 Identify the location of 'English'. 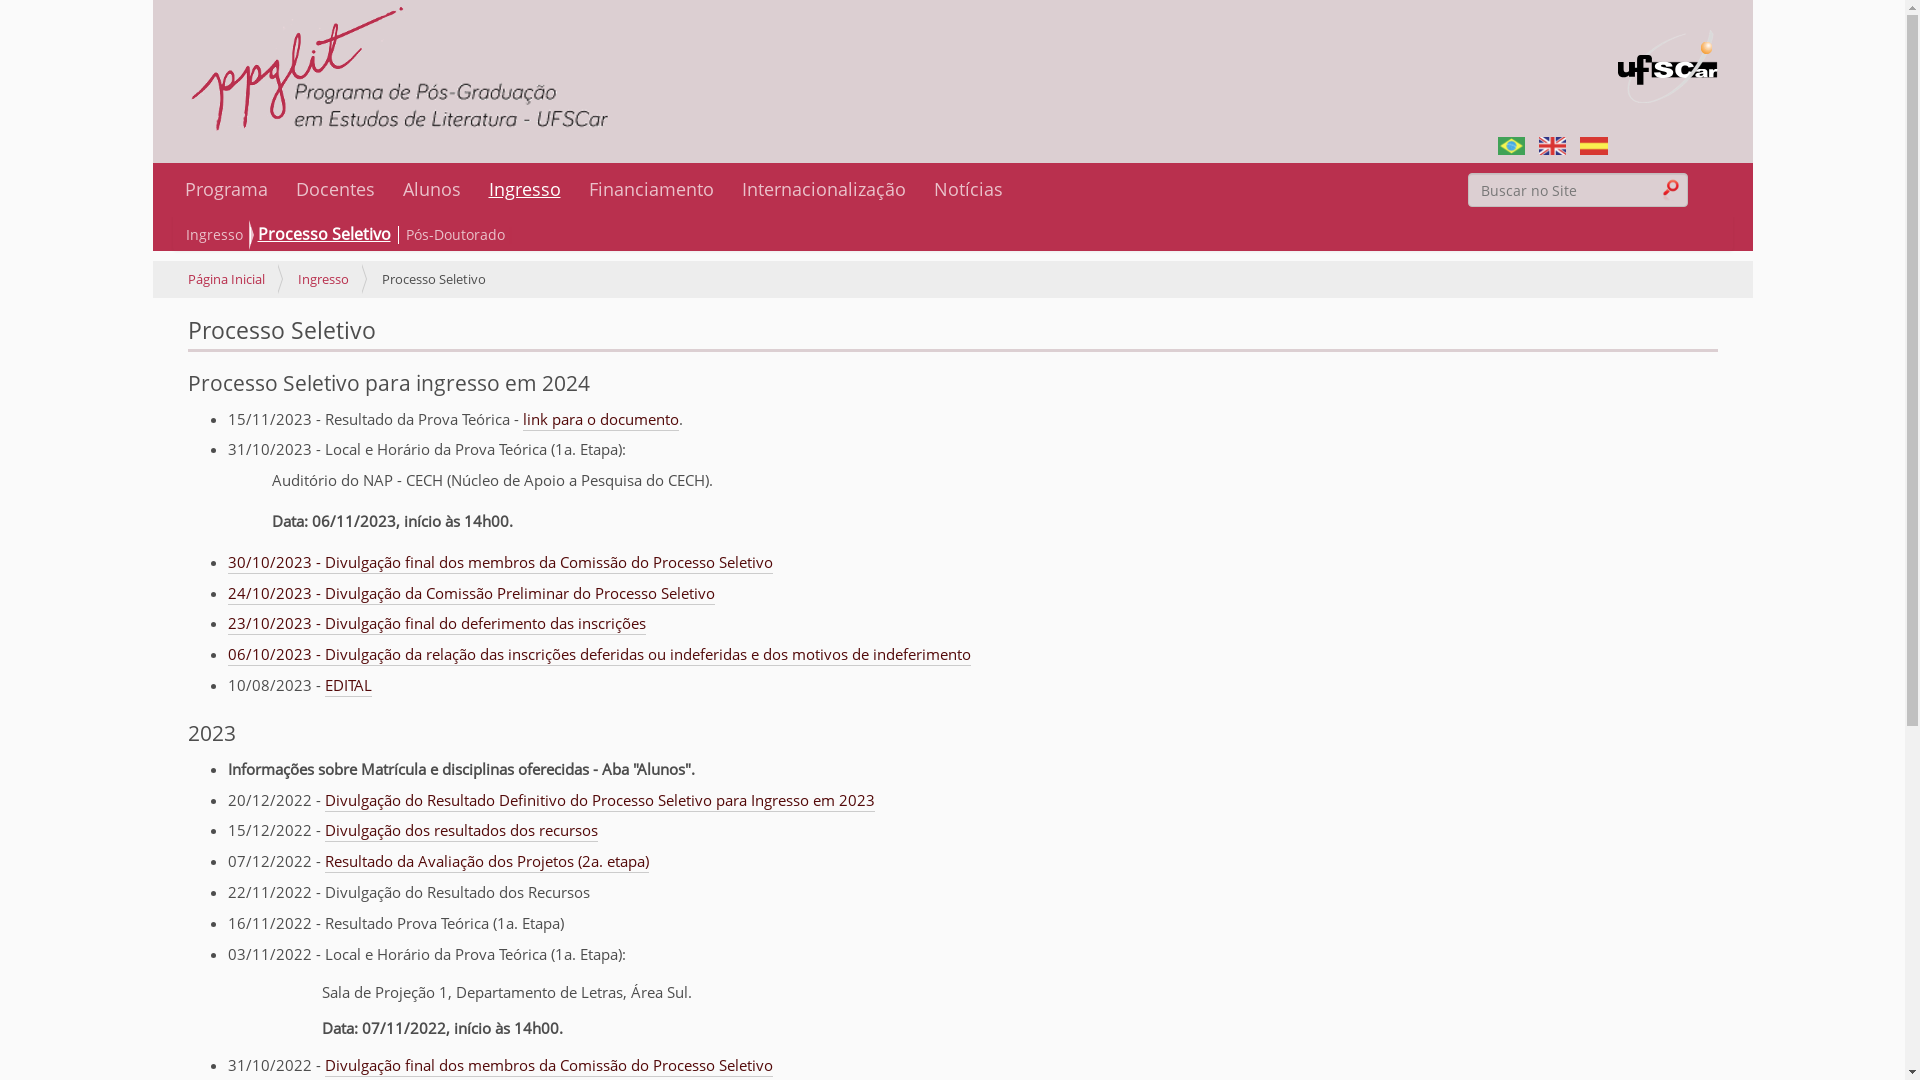
(1538, 145).